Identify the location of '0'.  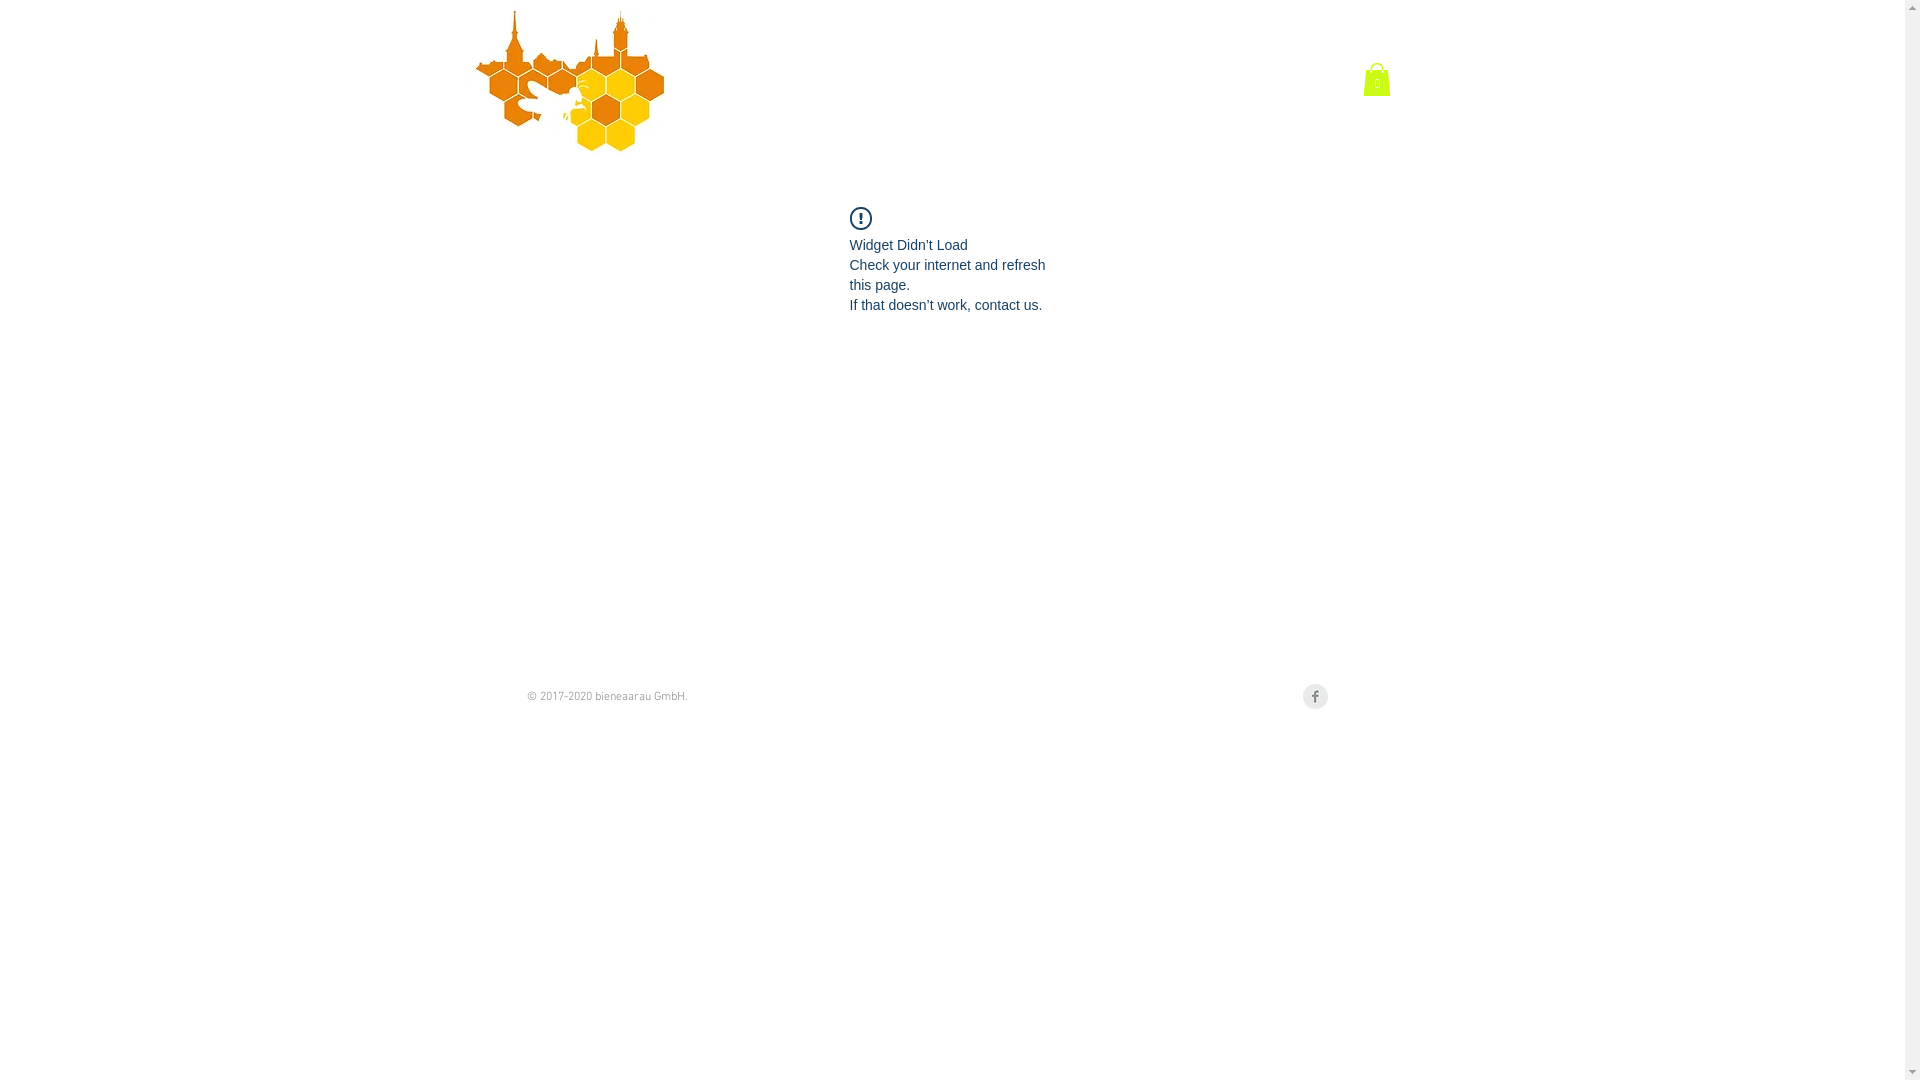
(1361, 78).